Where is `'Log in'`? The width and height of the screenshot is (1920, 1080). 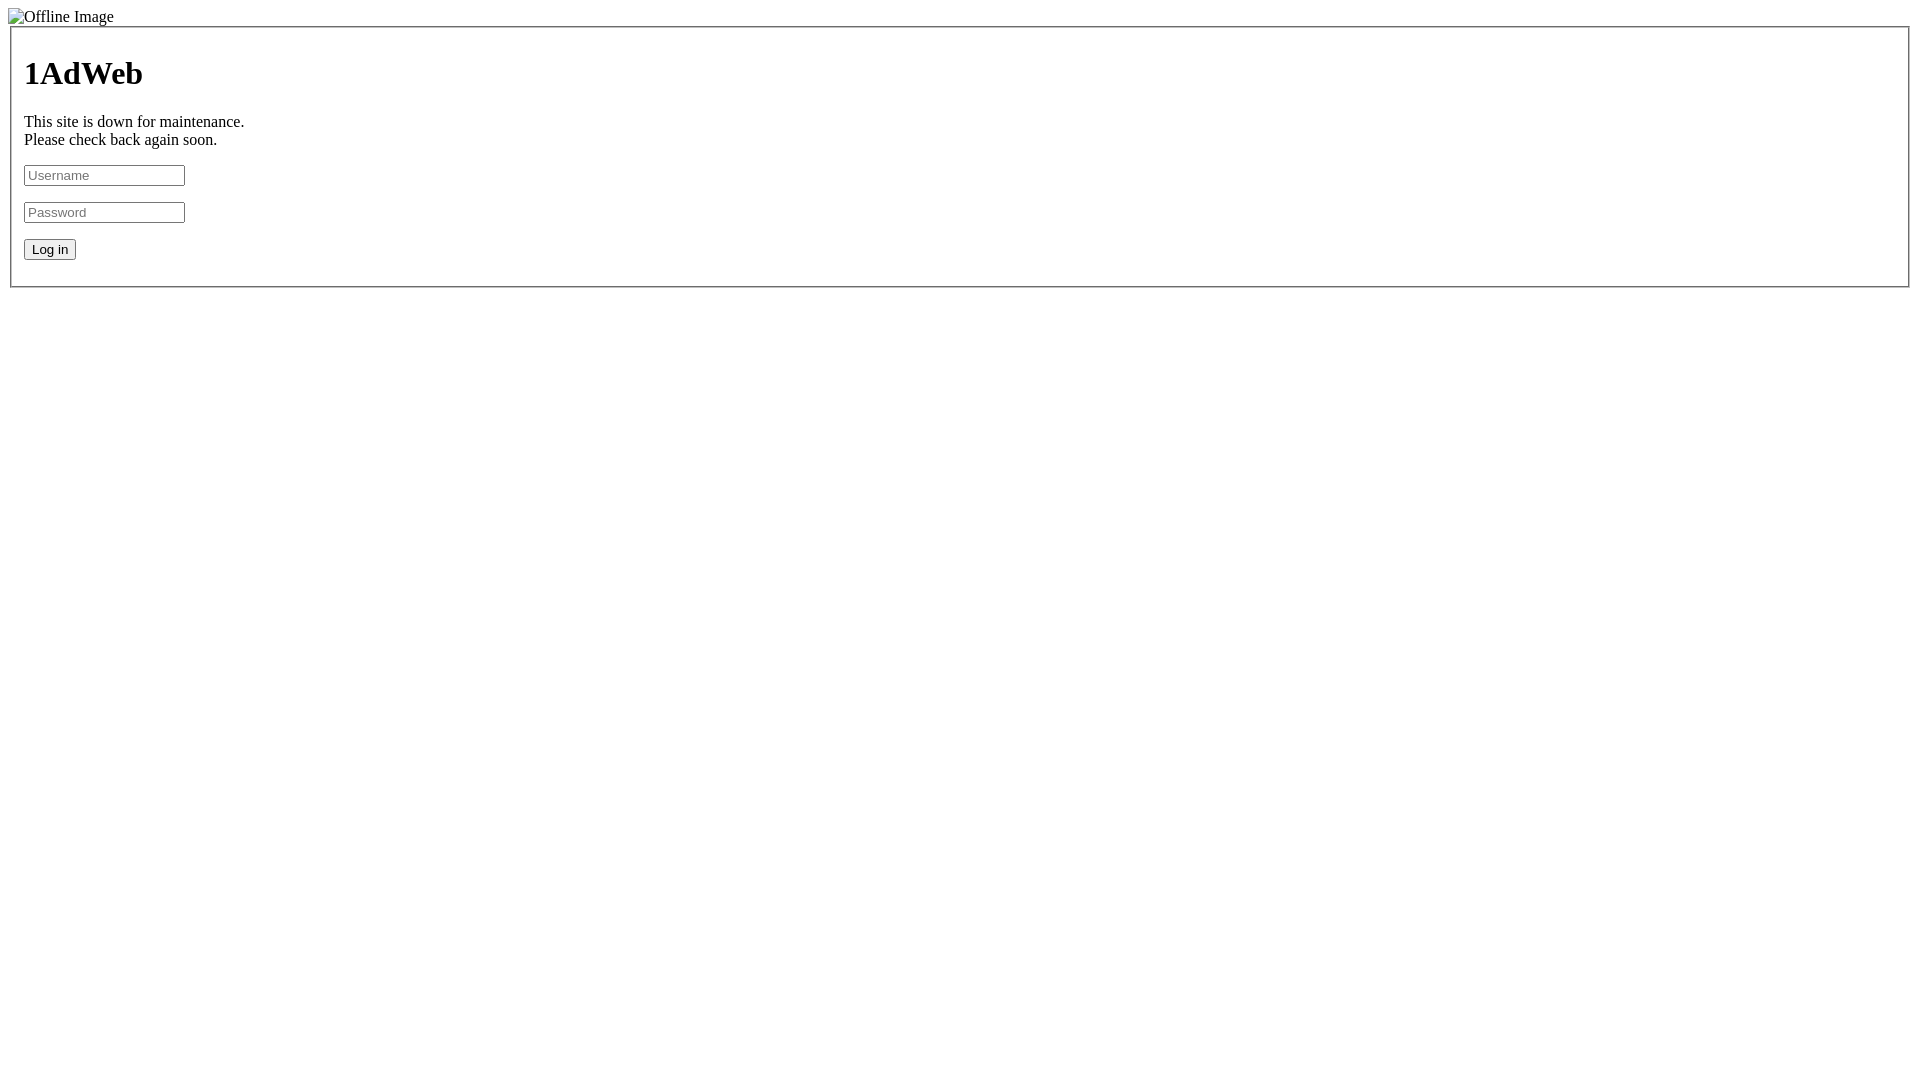
'Log in' is located at coordinates (49, 248).